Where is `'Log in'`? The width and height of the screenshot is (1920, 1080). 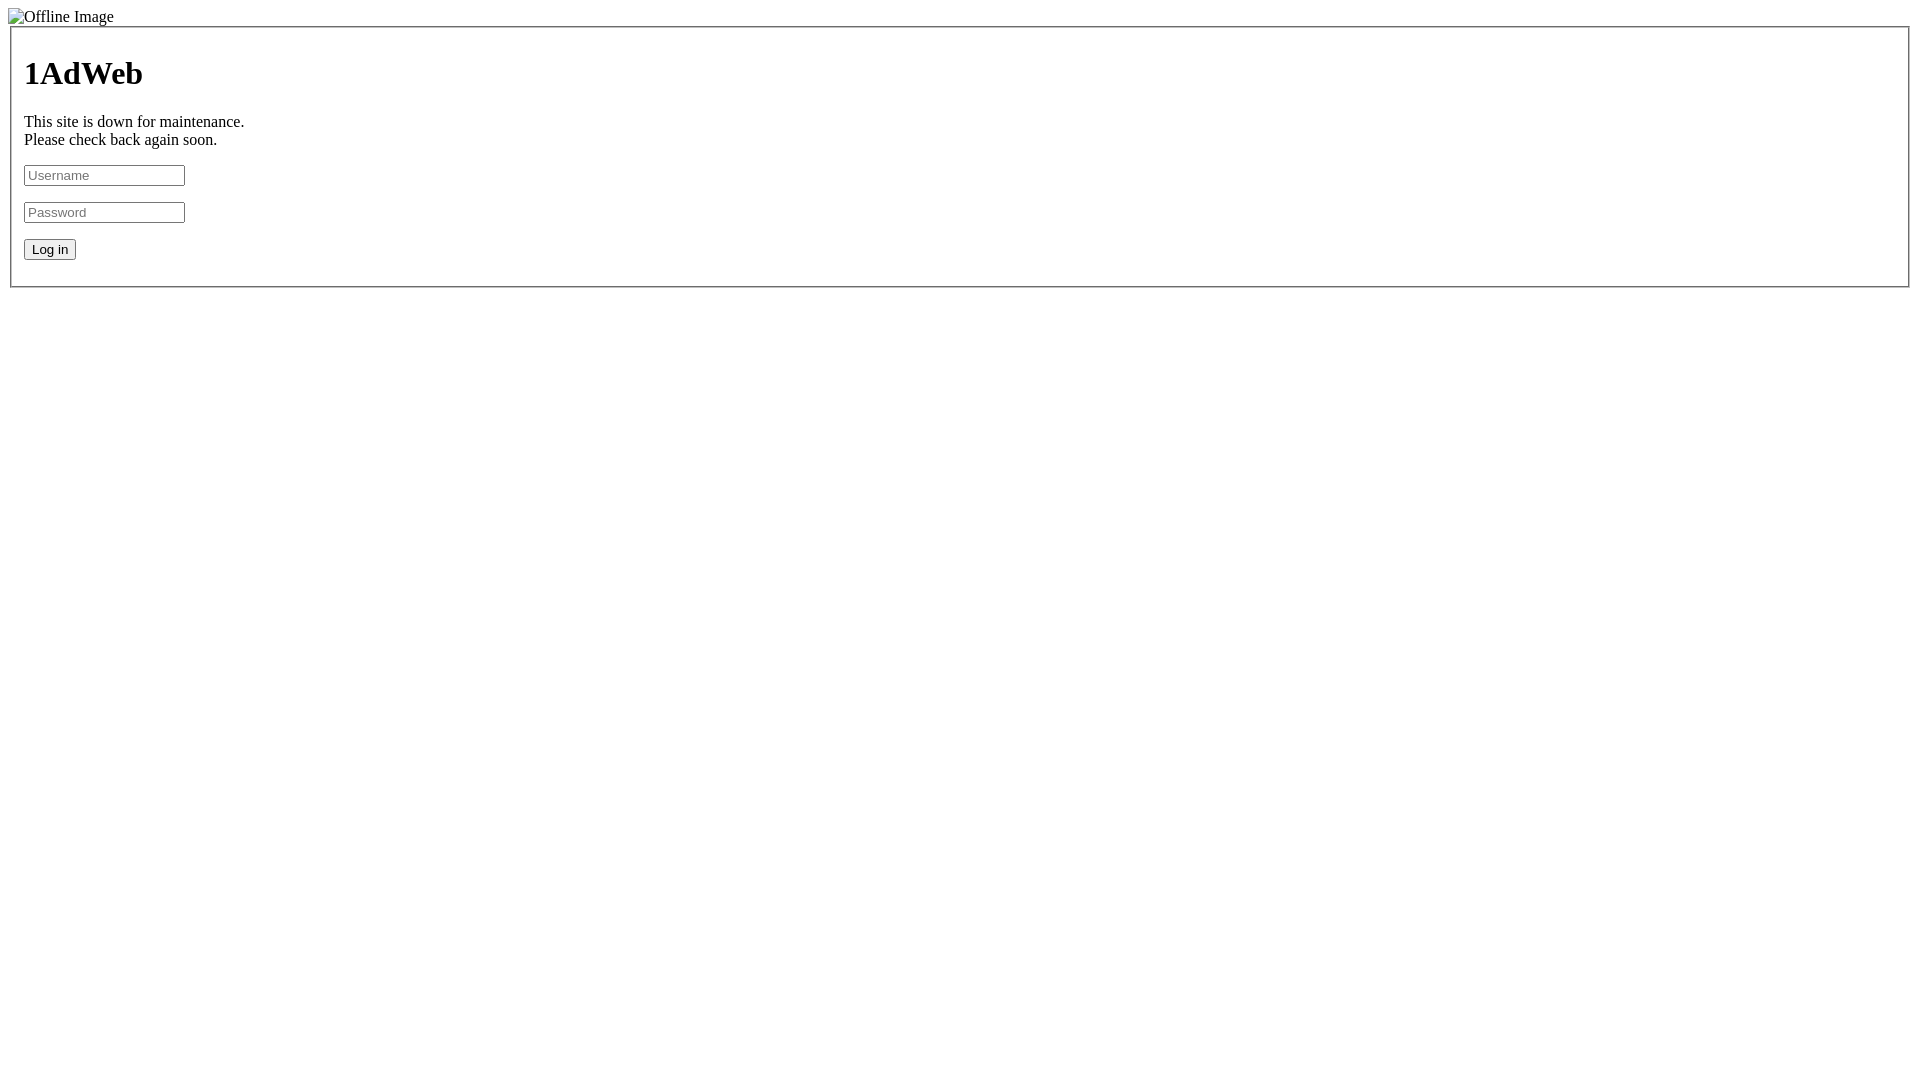
'Log in' is located at coordinates (49, 248).